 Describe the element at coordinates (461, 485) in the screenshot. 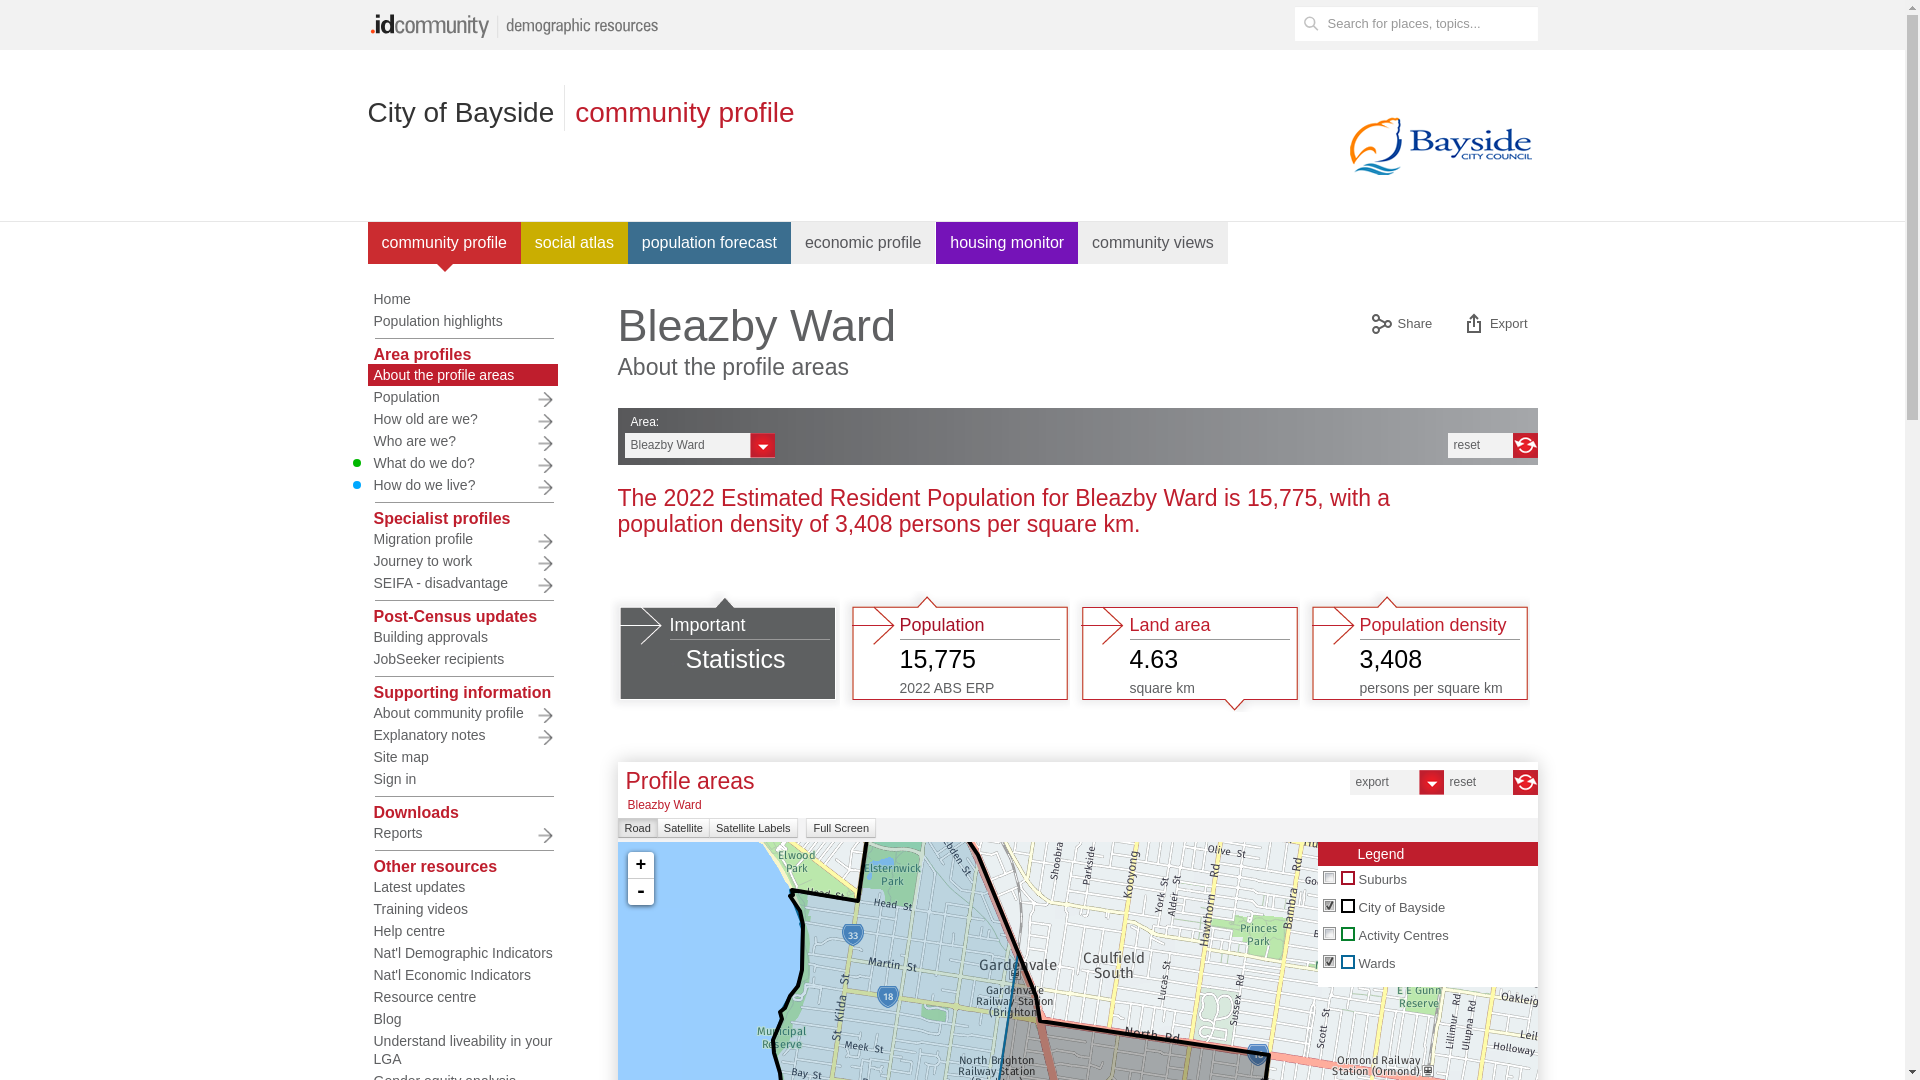

I see `'How do we live?` at that location.